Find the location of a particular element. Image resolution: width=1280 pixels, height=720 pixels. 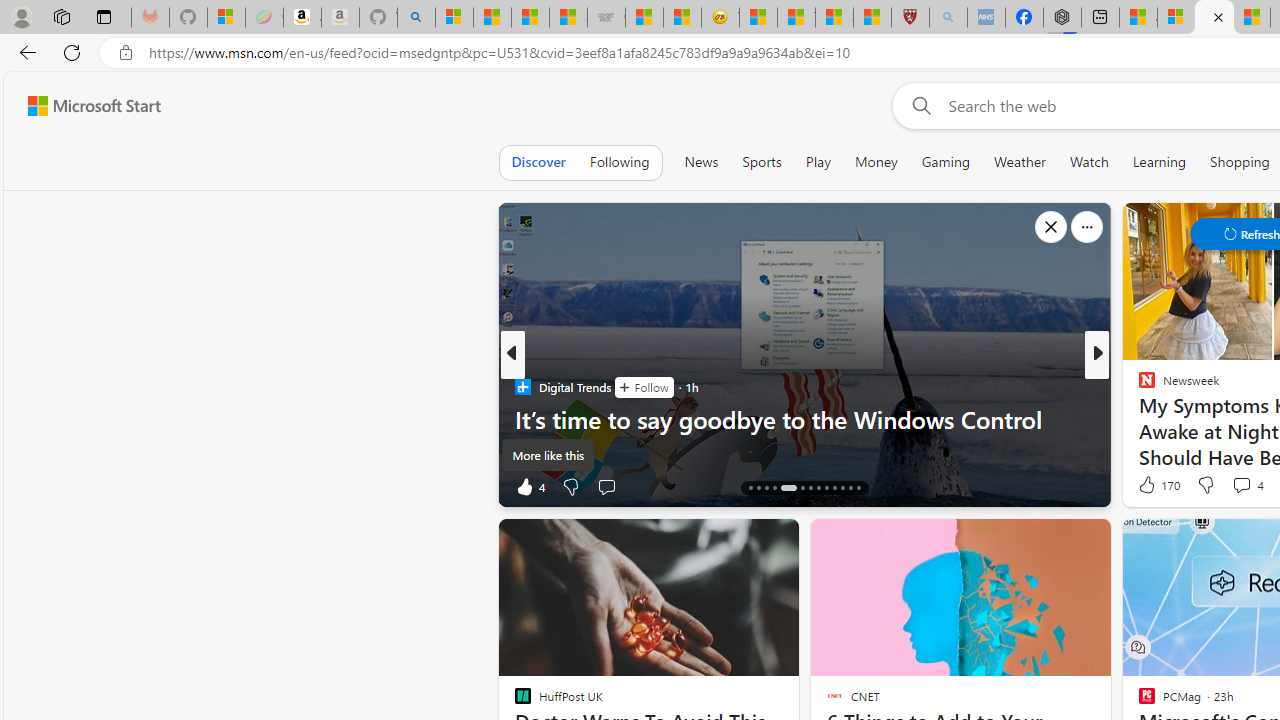

'636 Like' is located at coordinates (1152, 486).